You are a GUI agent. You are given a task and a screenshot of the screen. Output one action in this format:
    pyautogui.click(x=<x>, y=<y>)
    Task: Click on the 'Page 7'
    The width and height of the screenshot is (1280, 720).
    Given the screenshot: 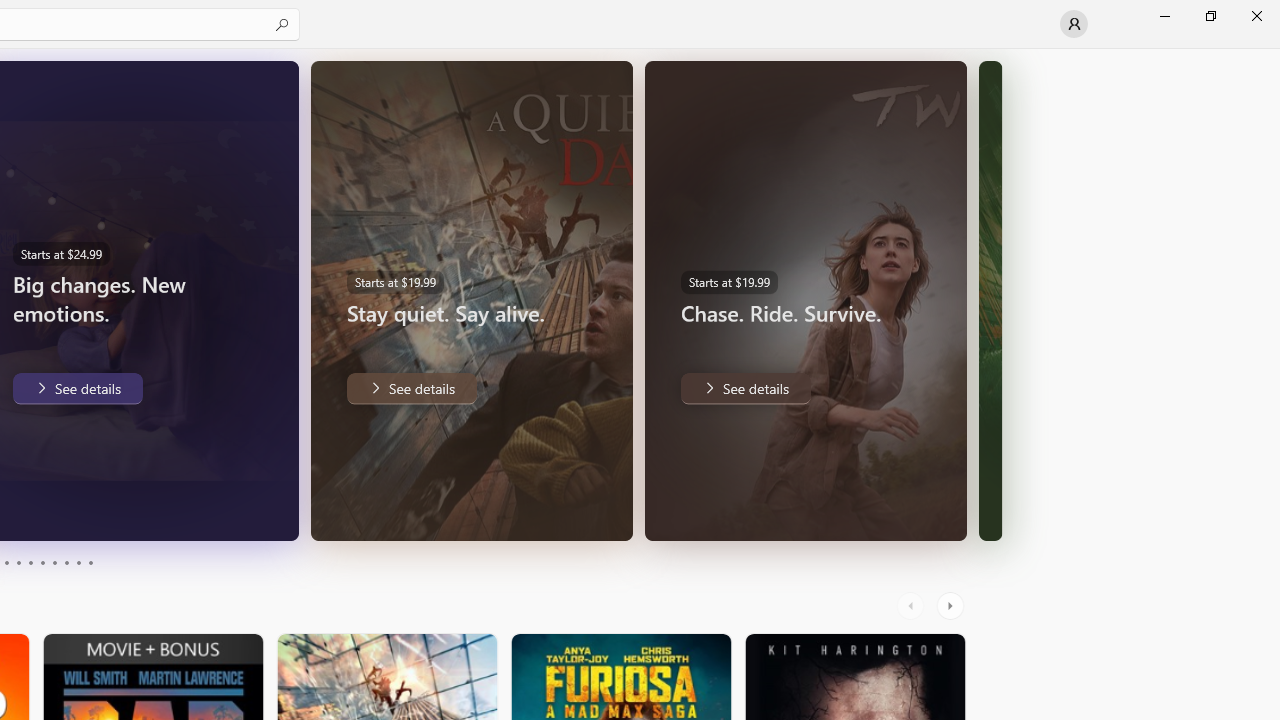 What is the action you would take?
    pyautogui.click(x=54, y=563)
    